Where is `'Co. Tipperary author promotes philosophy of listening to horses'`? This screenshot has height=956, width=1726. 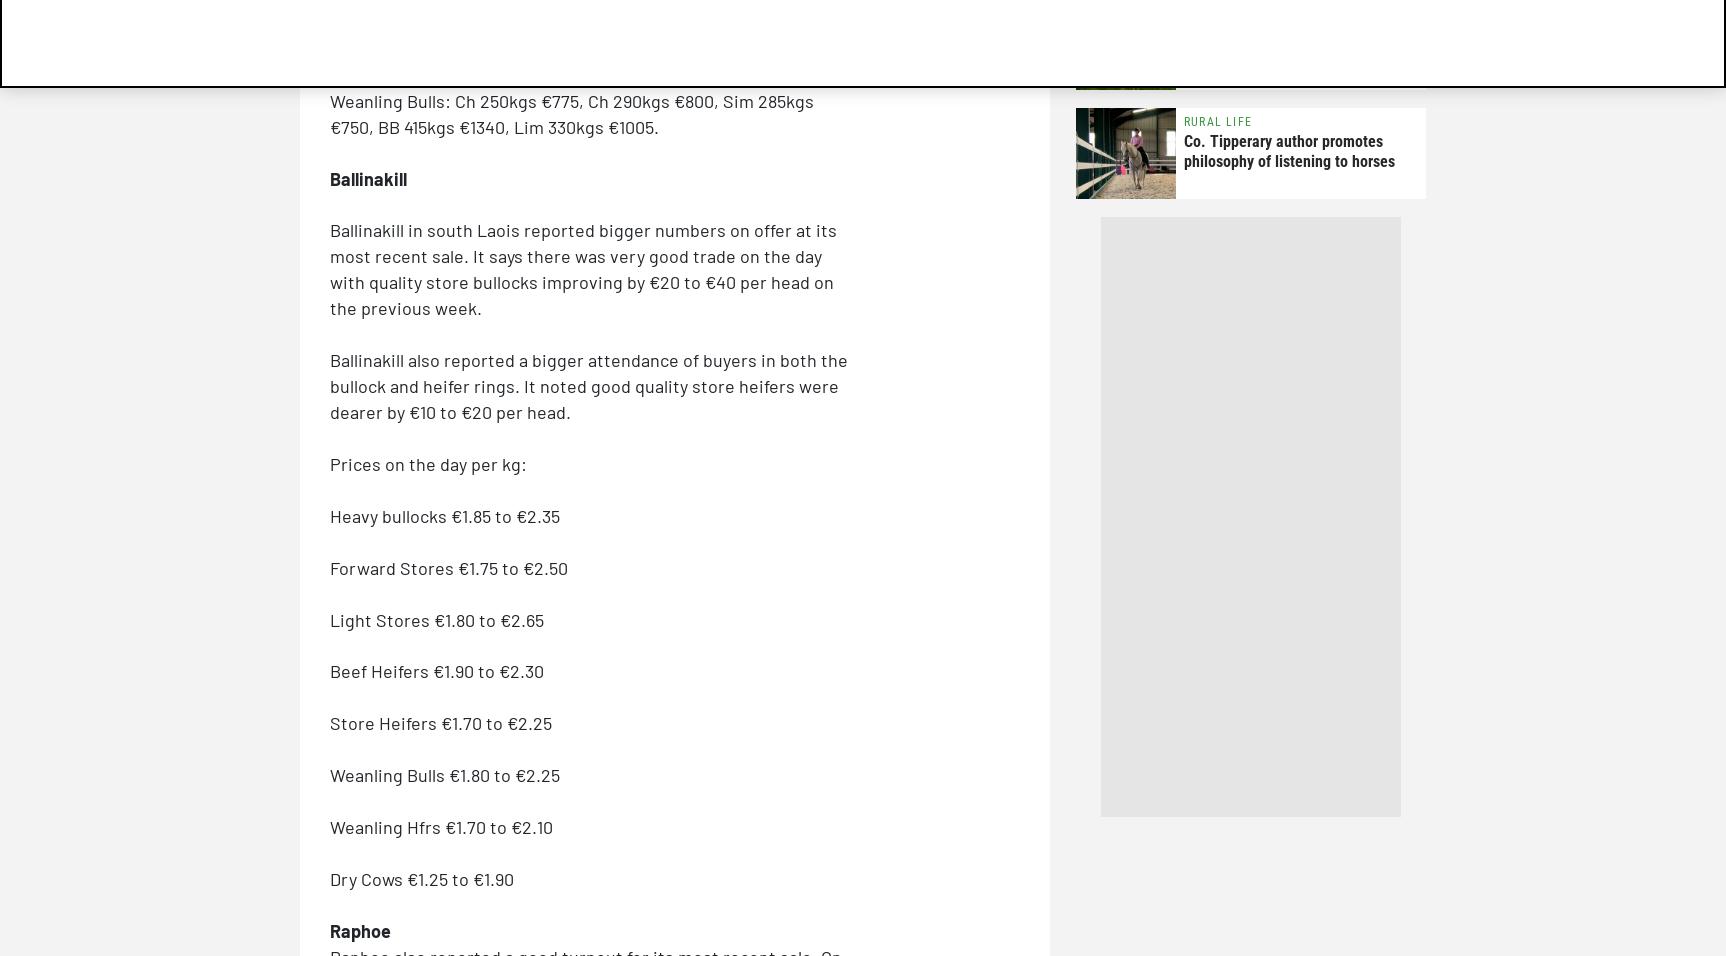
'Co. Tipperary author promotes philosophy of listening to horses' is located at coordinates (1289, 151).